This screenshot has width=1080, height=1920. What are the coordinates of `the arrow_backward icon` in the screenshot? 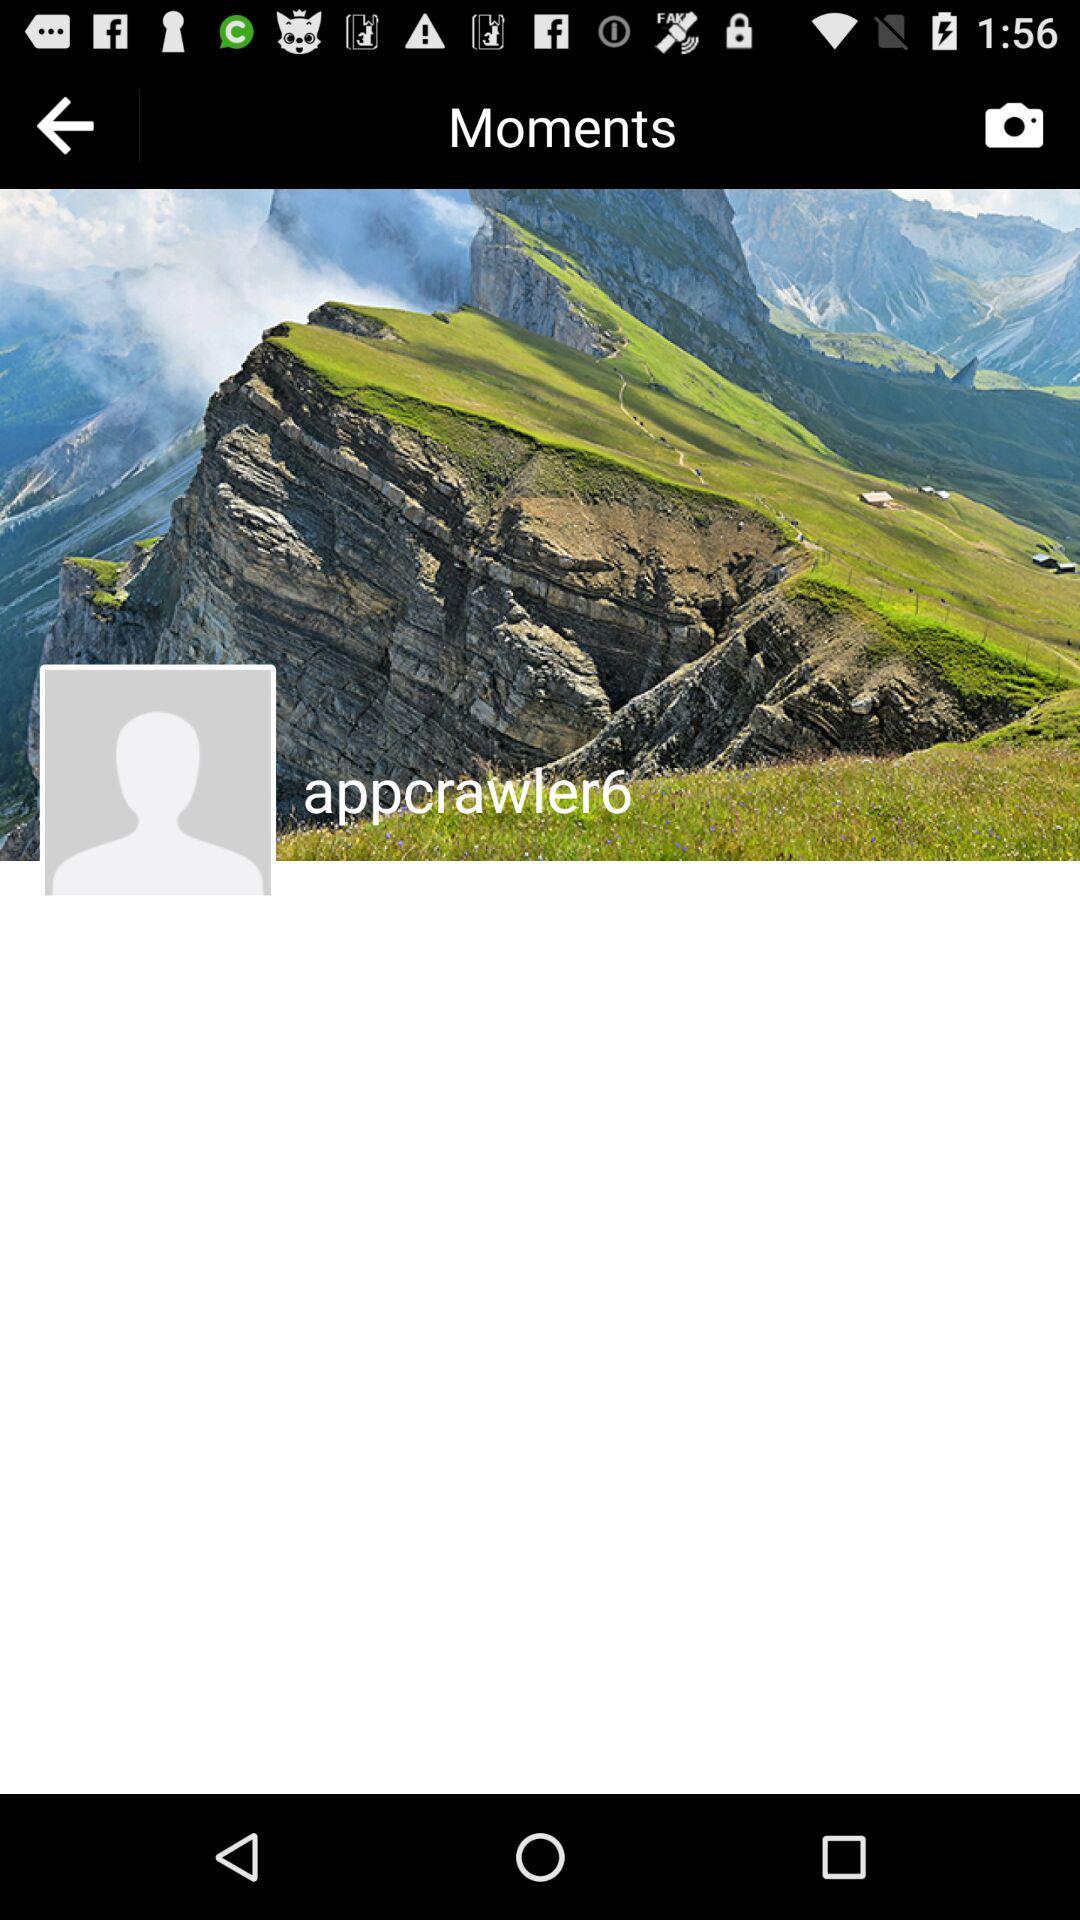 It's located at (68, 133).